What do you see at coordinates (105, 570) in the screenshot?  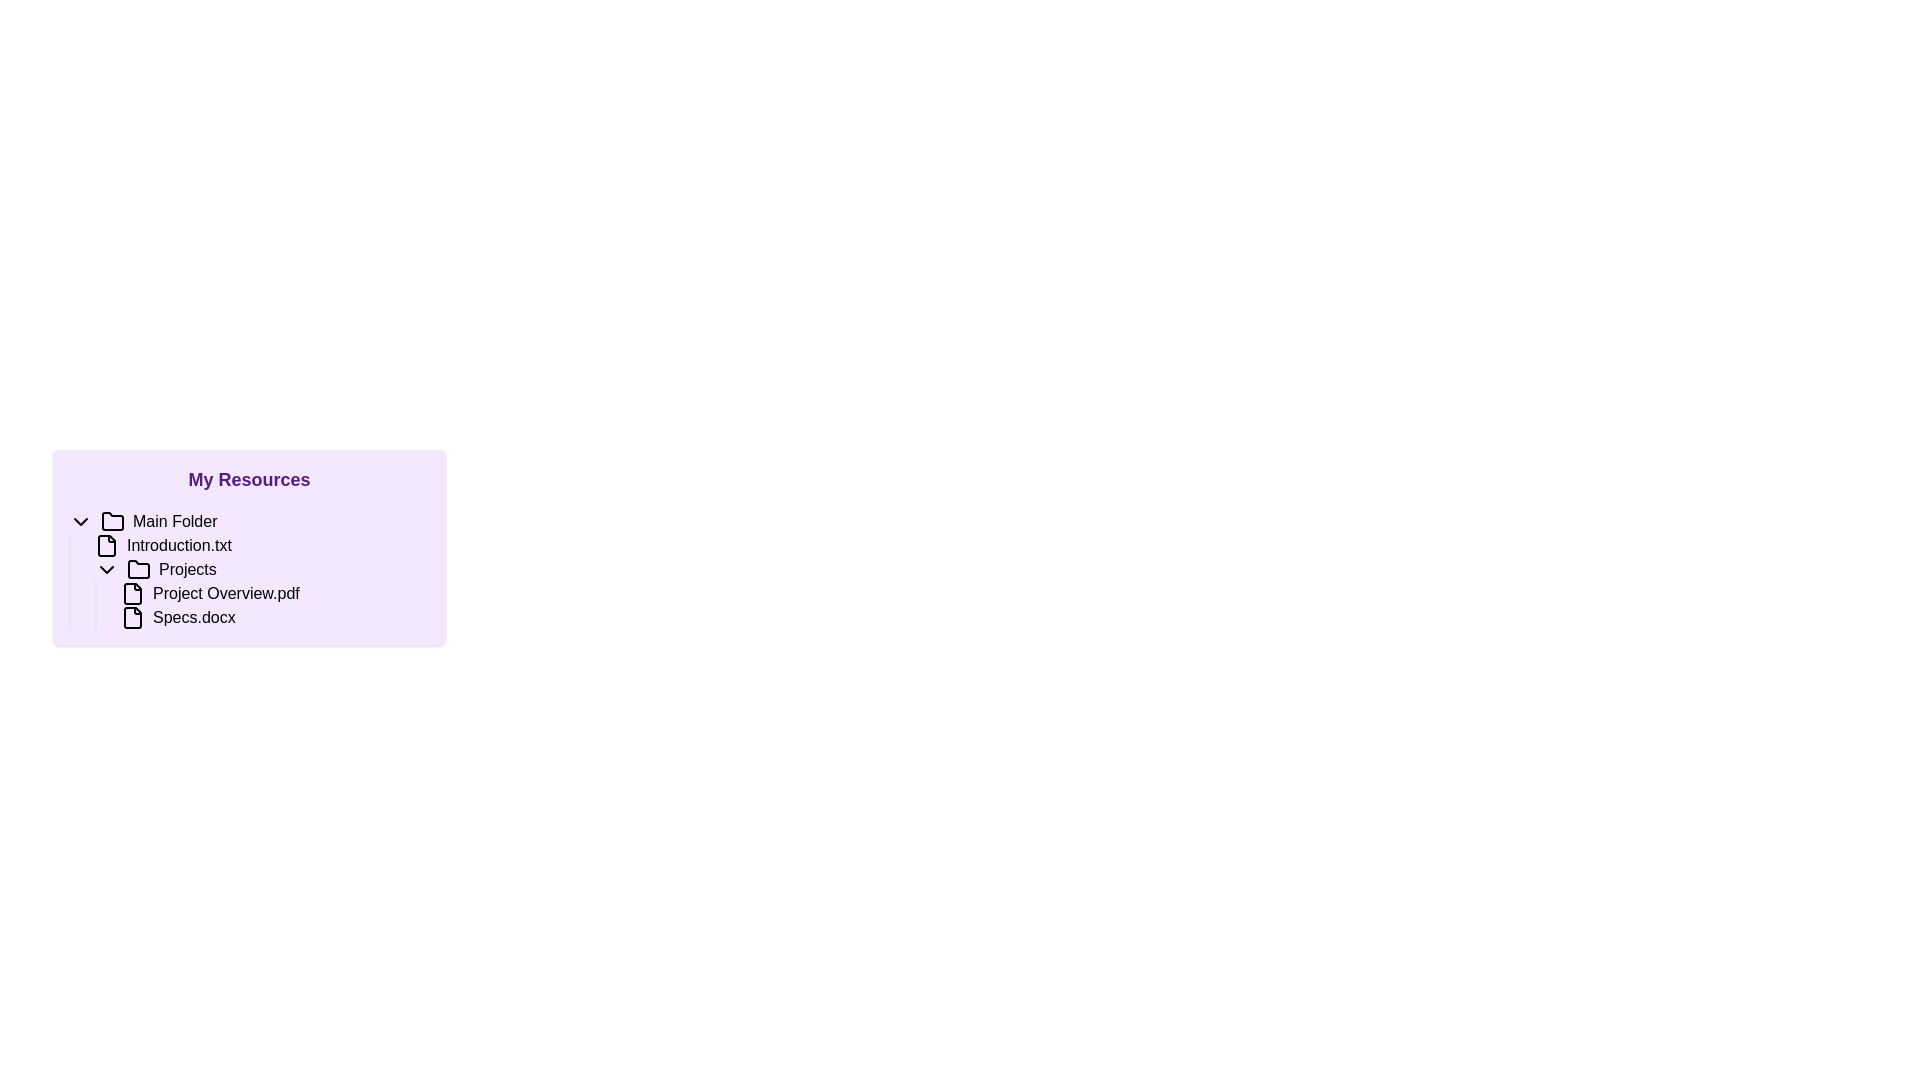 I see `the chevron icon located immediately before the text 'Projects'` at bounding box center [105, 570].